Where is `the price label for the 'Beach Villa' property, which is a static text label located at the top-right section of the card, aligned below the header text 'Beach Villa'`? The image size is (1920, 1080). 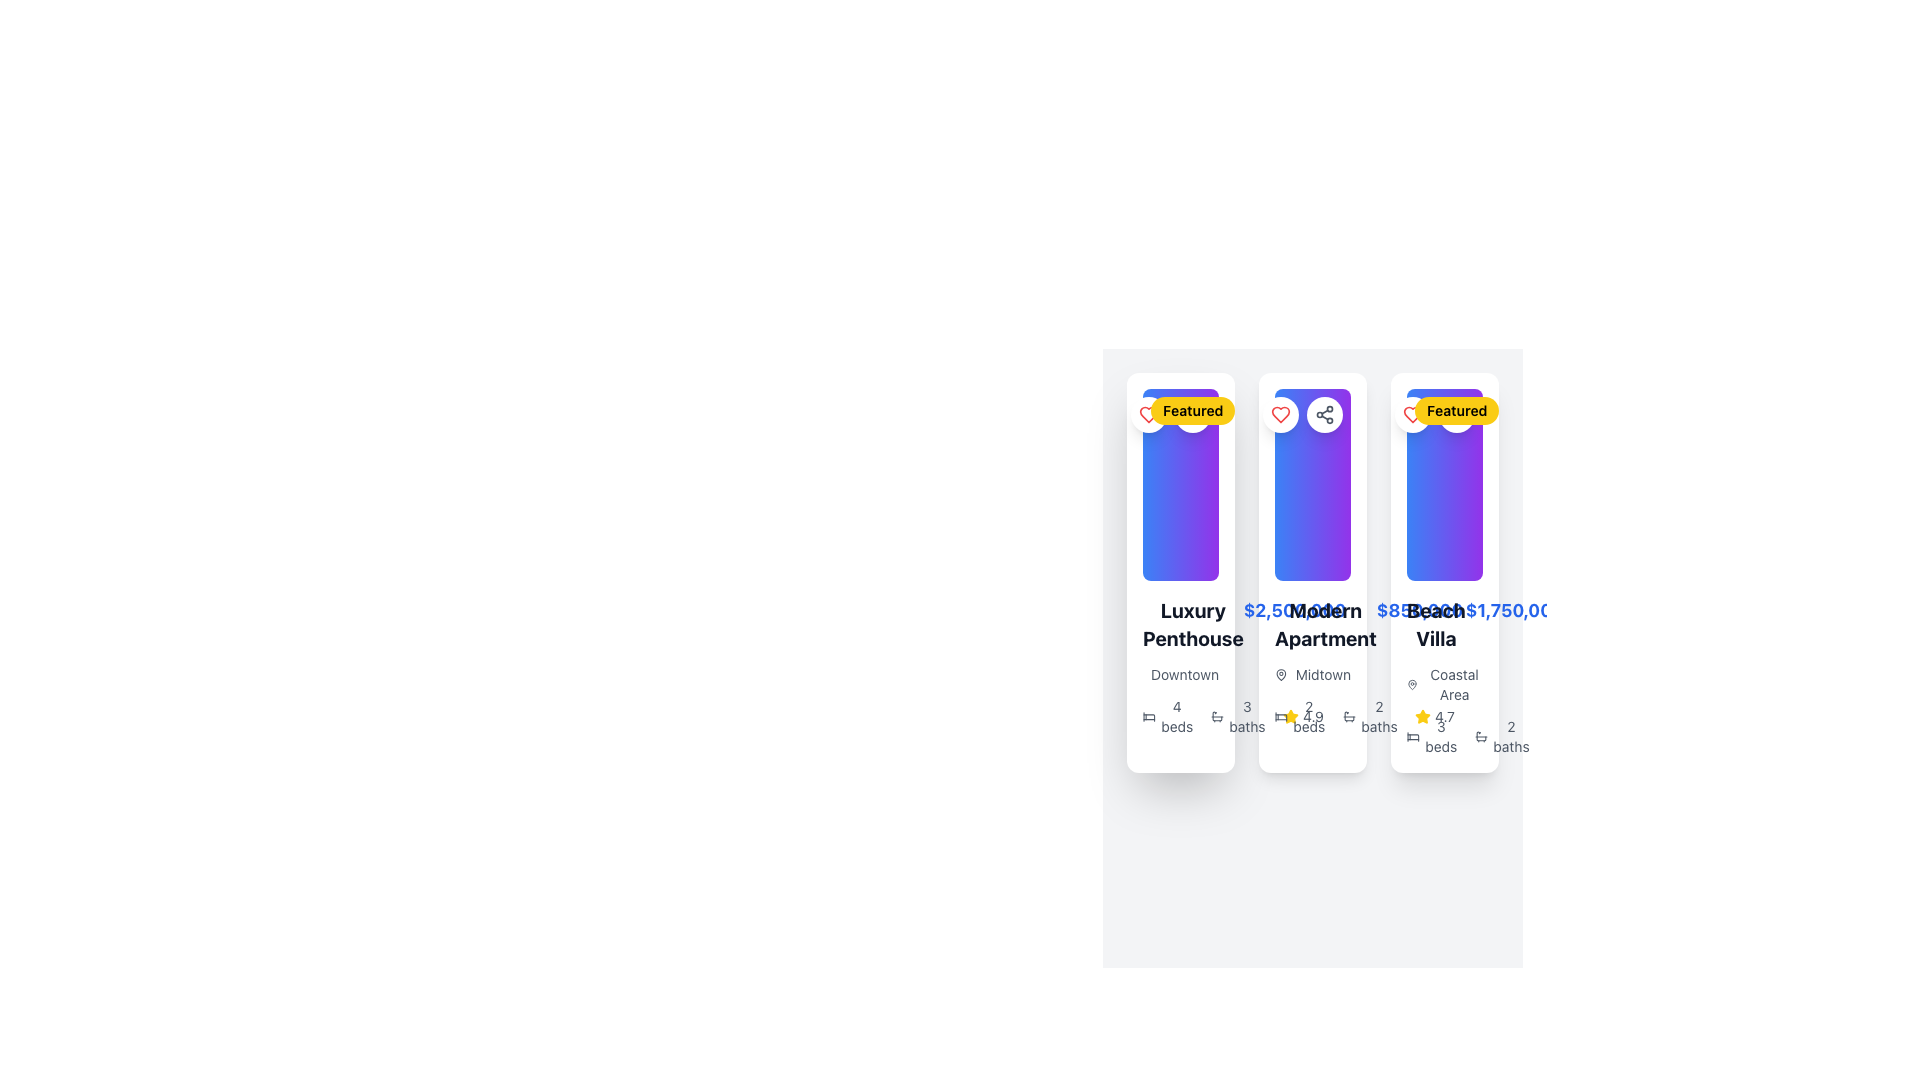
the price label for the 'Beach Villa' property, which is a static text label located at the top-right section of the card, aligned below the header text 'Beach Villa' is located at coordinates (1514, 609).